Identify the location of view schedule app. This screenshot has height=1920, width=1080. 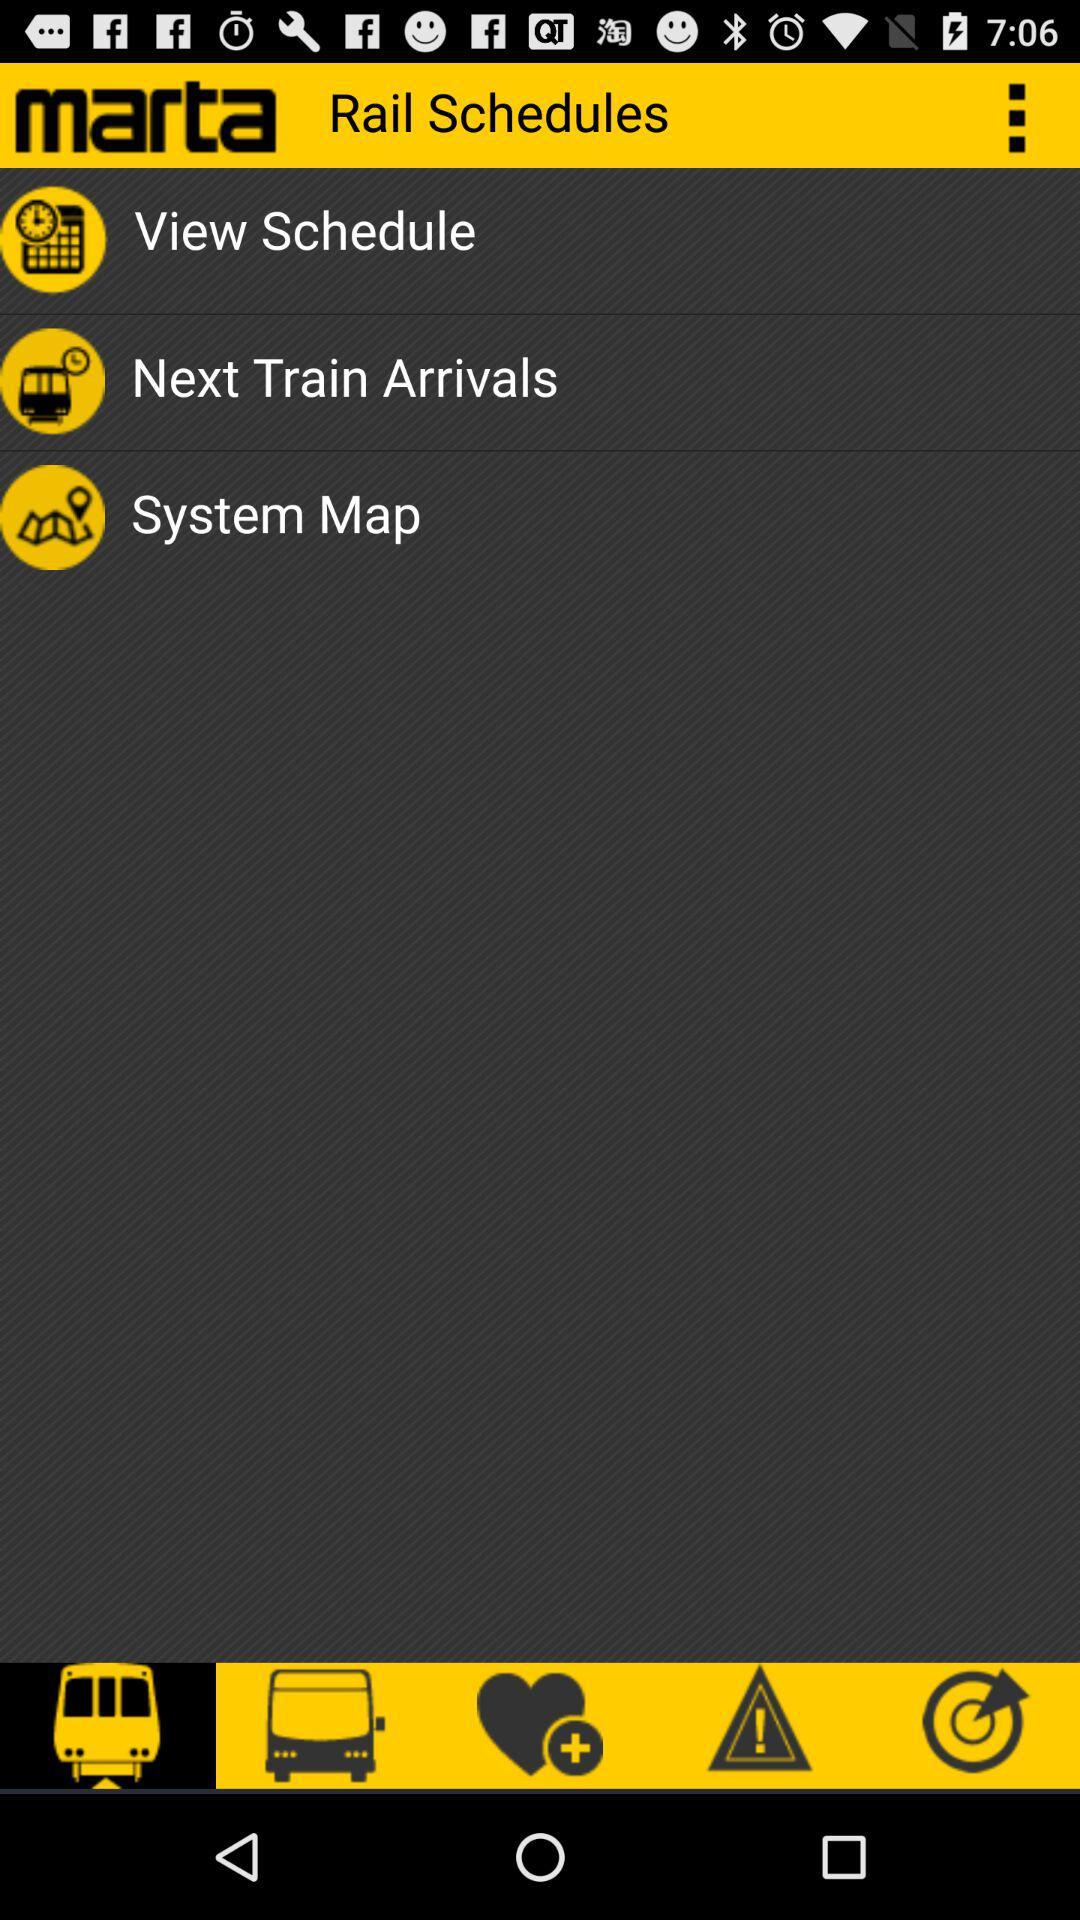
(305, 240).